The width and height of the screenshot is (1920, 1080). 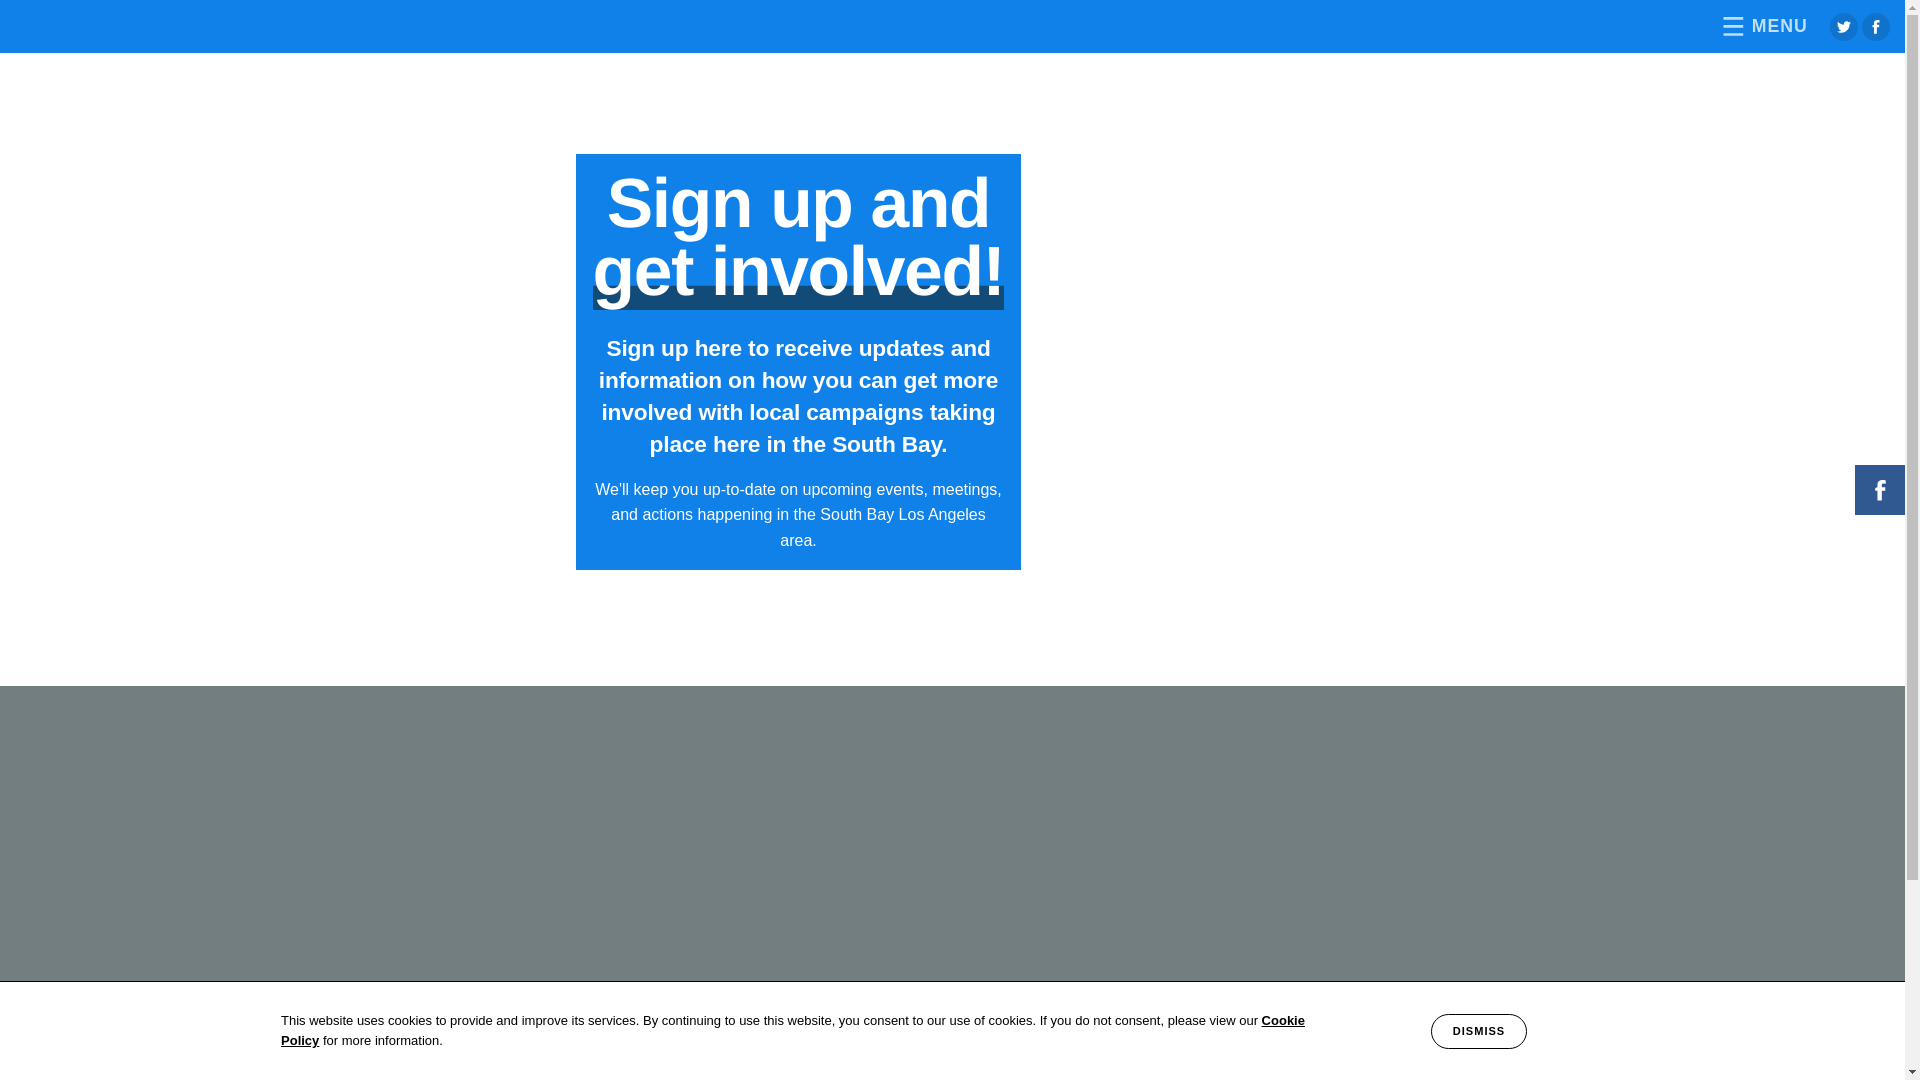 I want to click on 'FACEBOOK', so click(x=1879, y=489).